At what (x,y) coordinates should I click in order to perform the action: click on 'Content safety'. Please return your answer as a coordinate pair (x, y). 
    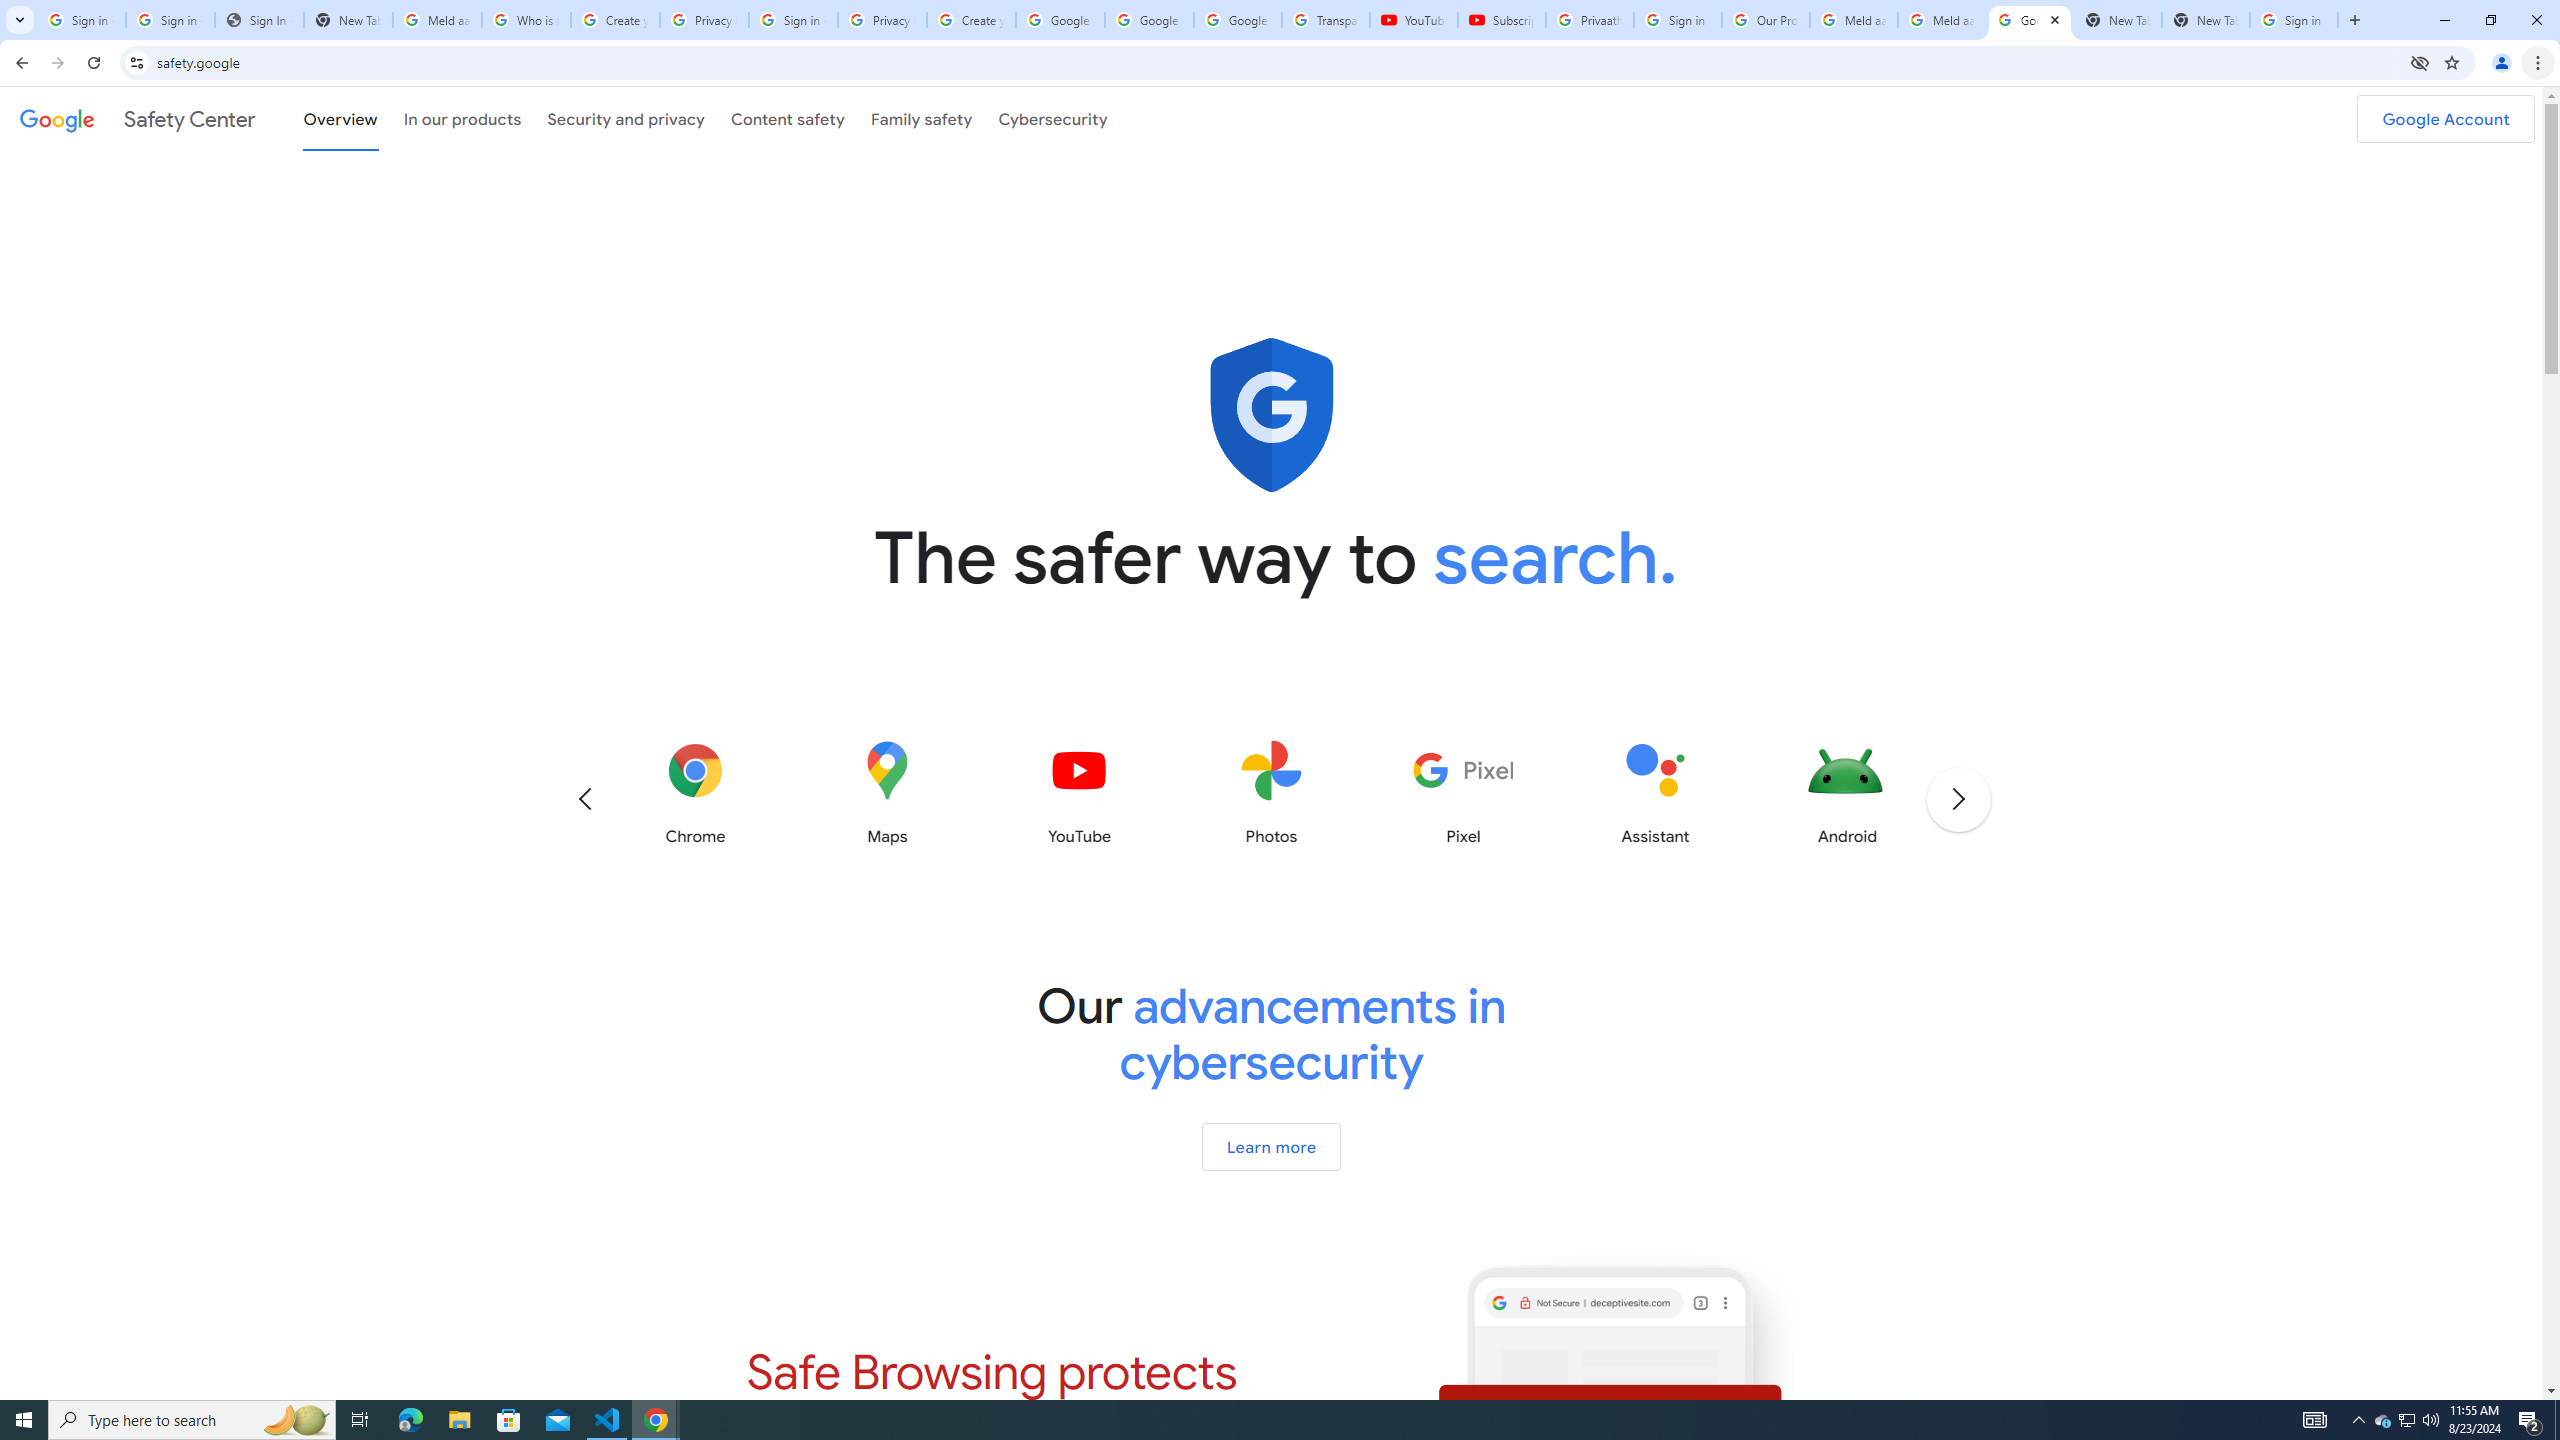
    Looking at the image, I should click on (786, 118).